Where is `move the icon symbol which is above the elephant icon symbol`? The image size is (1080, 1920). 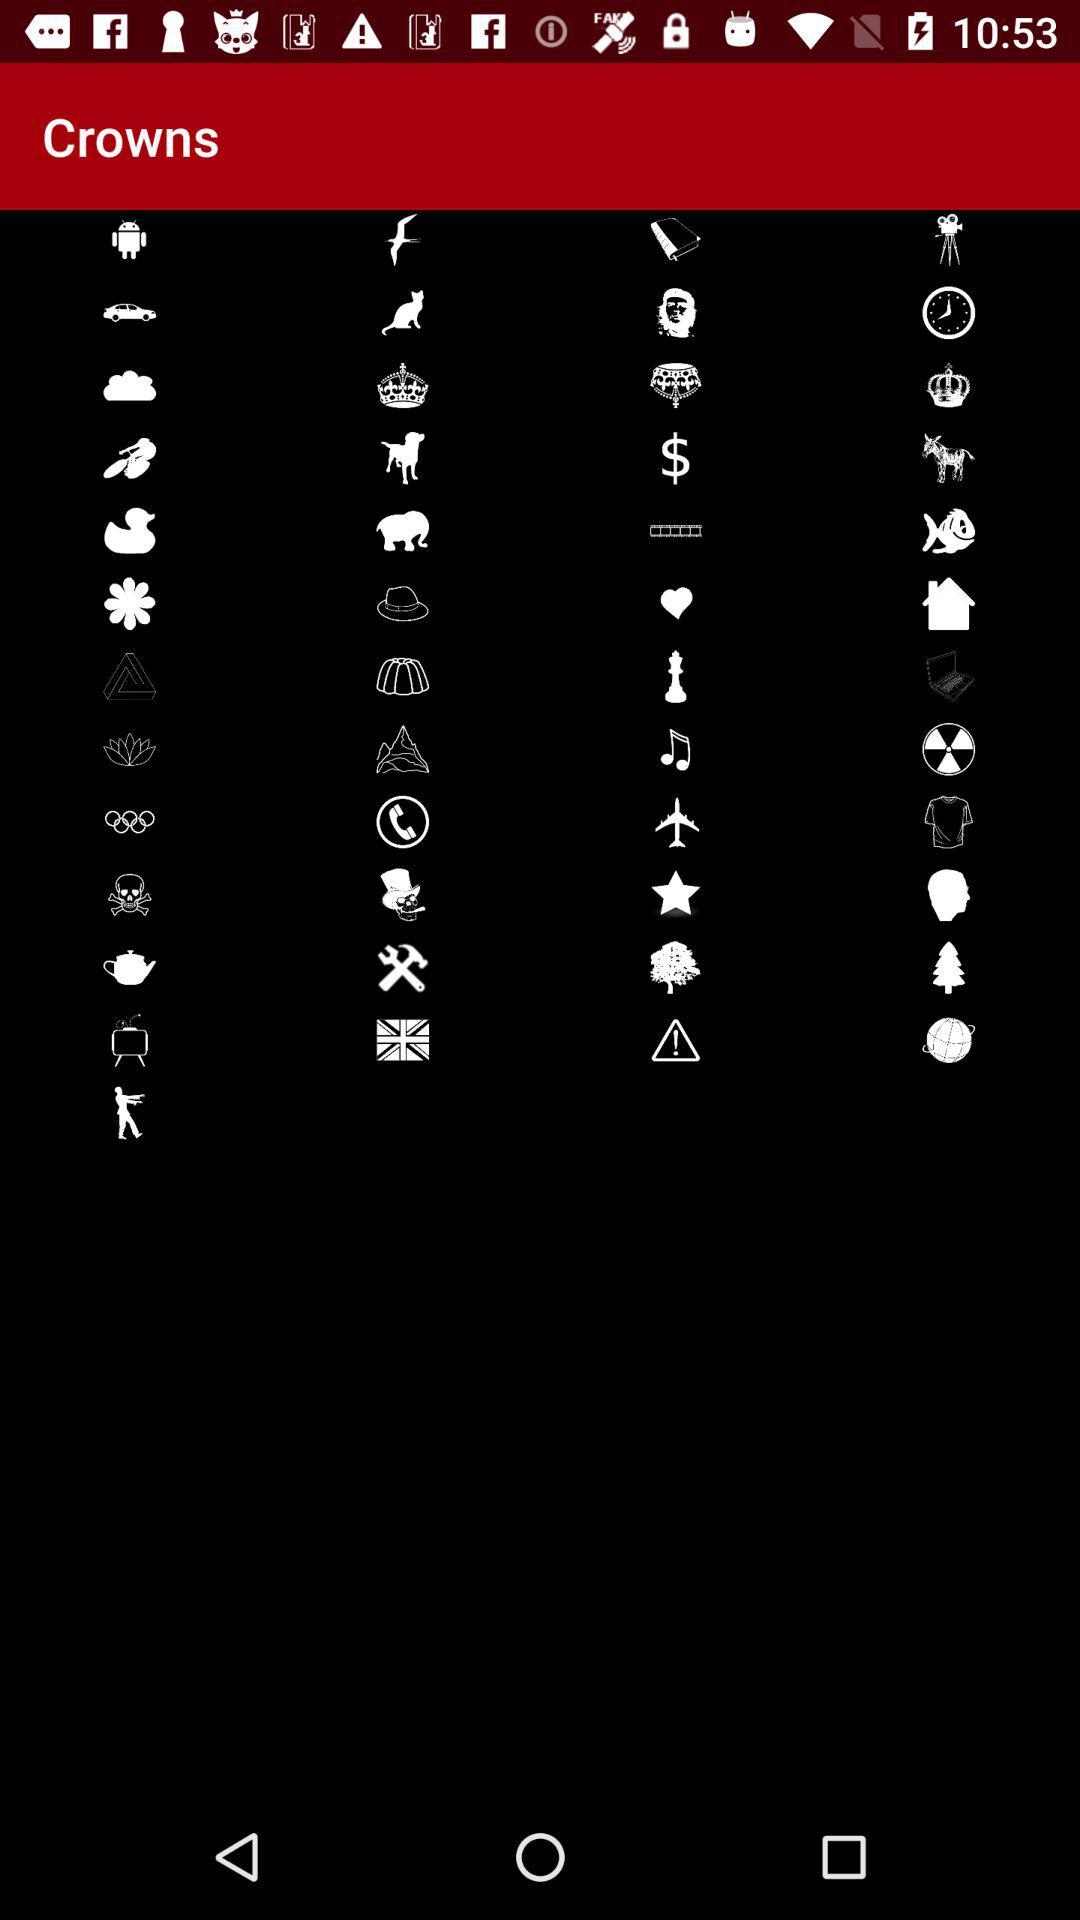
move the icon symbol which is above the elephant icon symbol is located at coordinates (402, 456).